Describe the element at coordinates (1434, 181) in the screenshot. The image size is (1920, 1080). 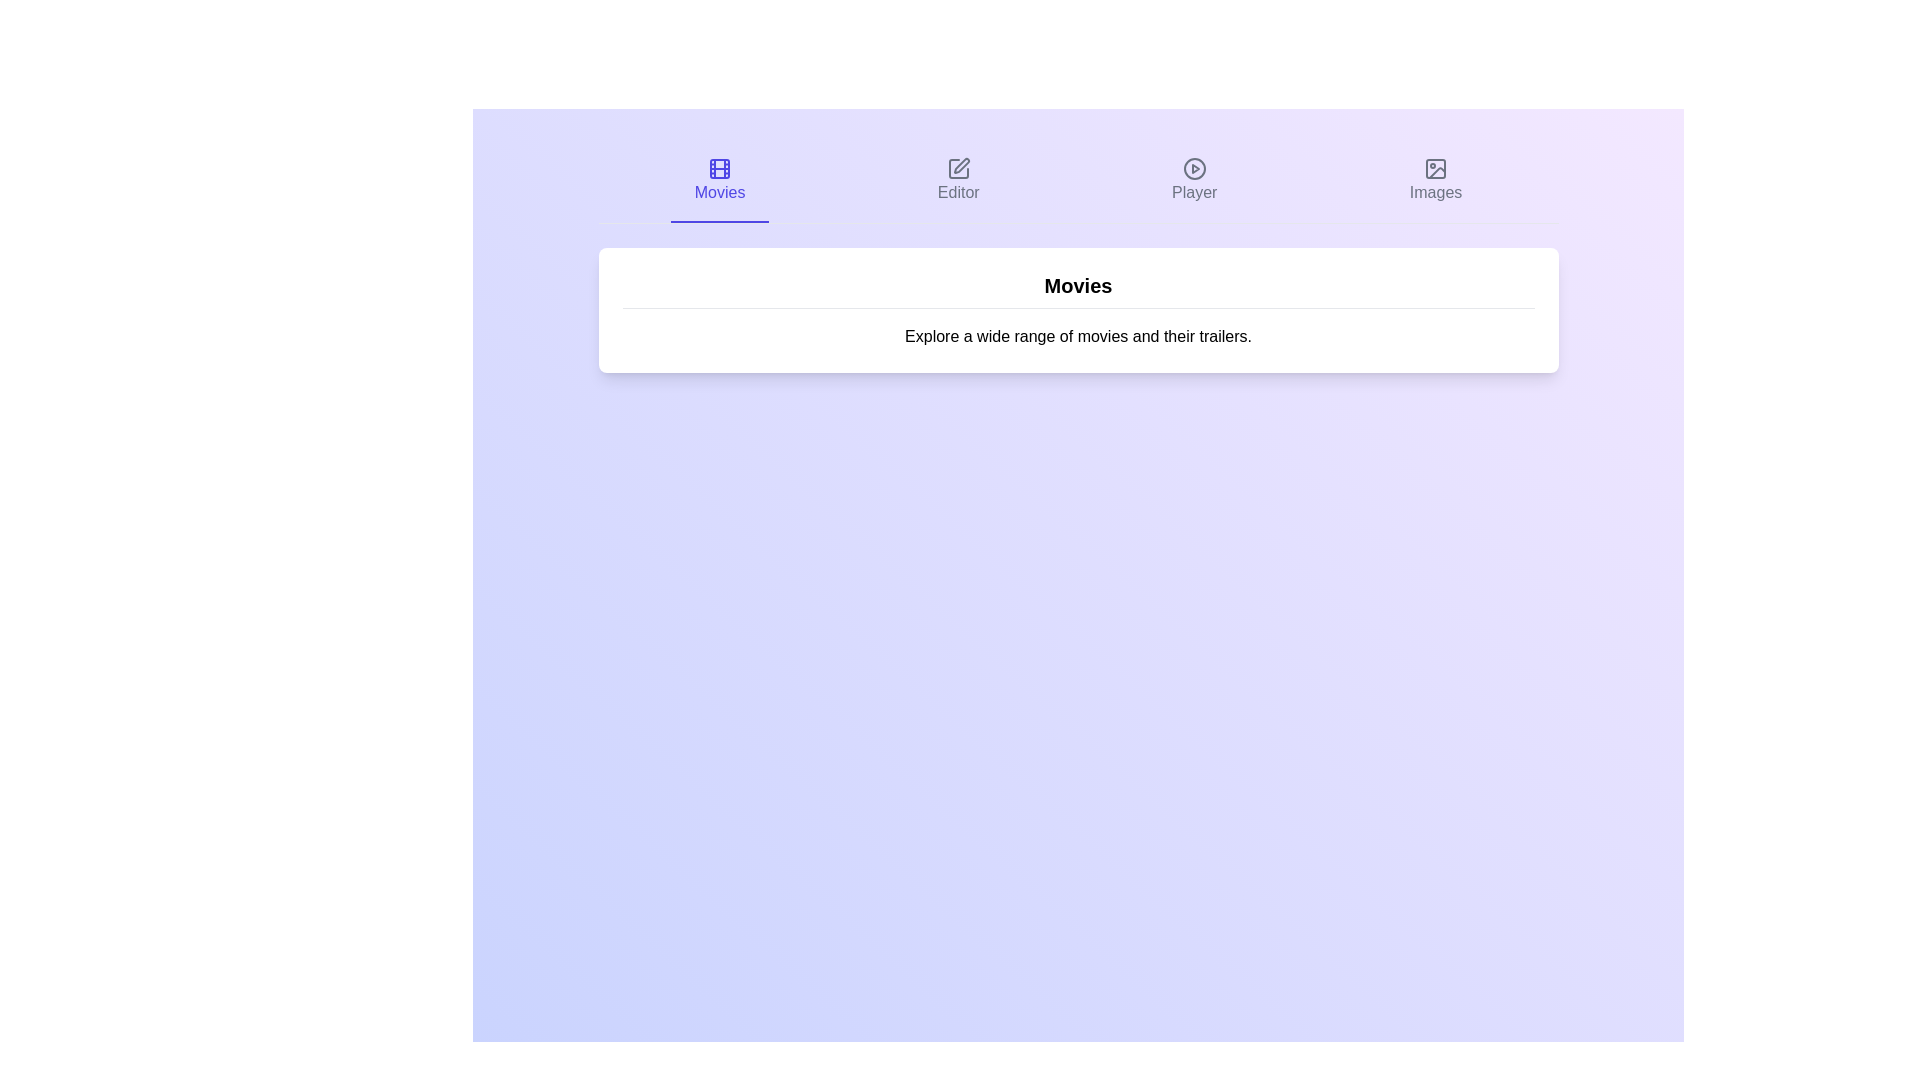
I see `the tab Images to activate it` at that location.